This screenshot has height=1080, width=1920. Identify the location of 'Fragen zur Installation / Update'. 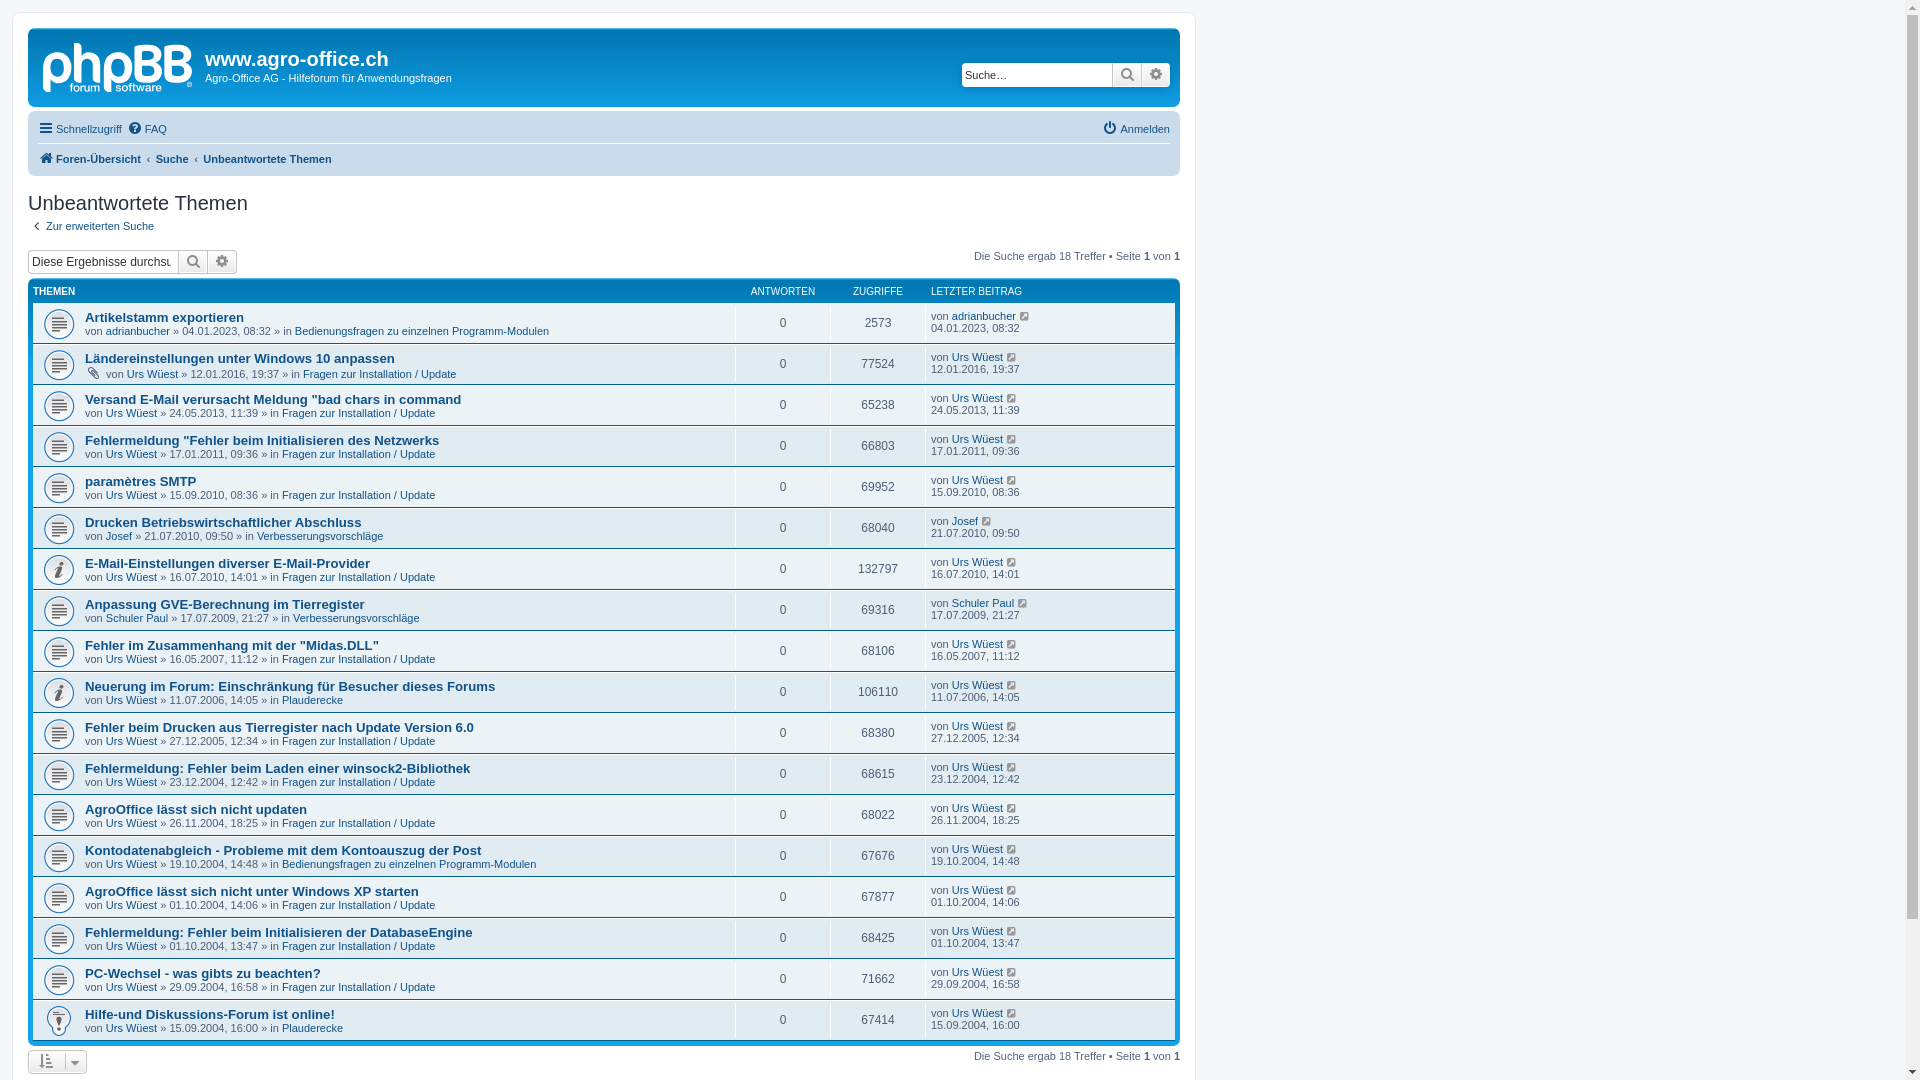
(281, 411).